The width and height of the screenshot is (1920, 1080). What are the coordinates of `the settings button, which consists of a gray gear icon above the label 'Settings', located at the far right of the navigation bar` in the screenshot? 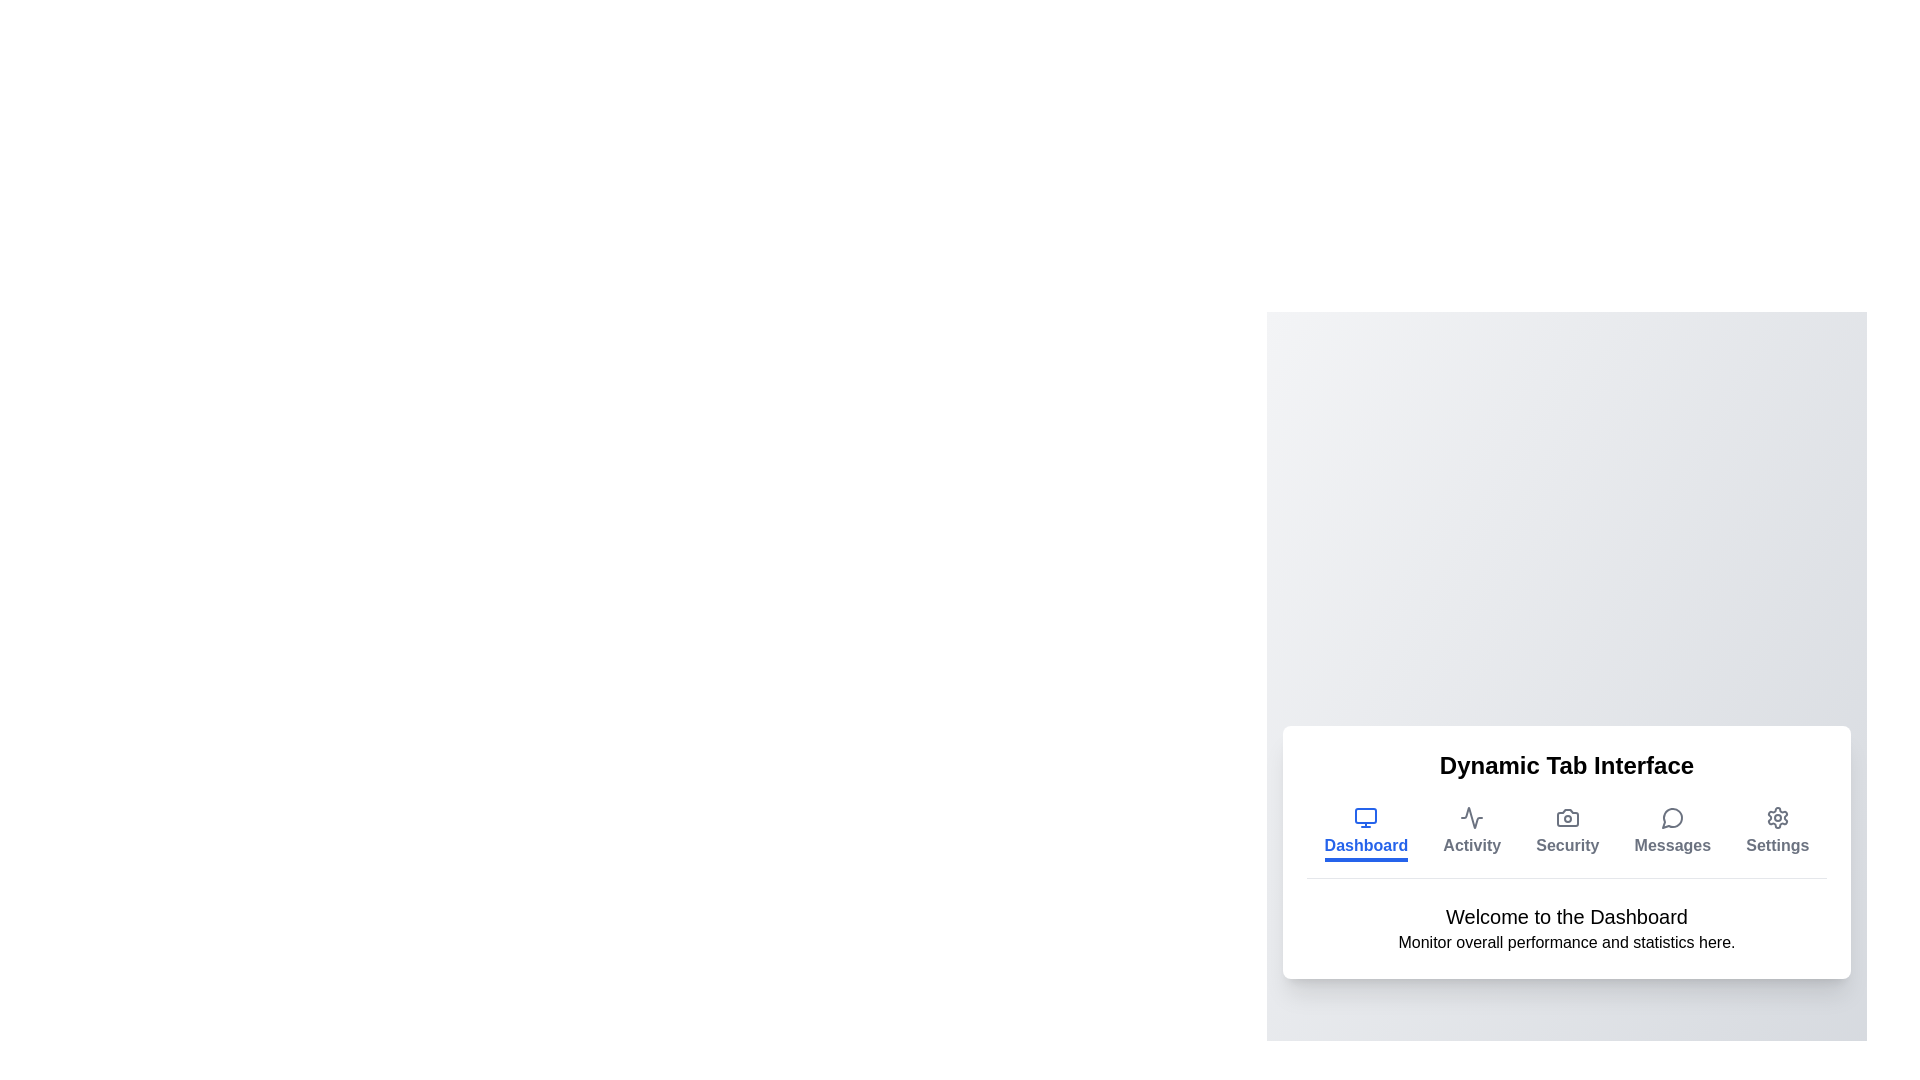 It's located at (1777, 833).